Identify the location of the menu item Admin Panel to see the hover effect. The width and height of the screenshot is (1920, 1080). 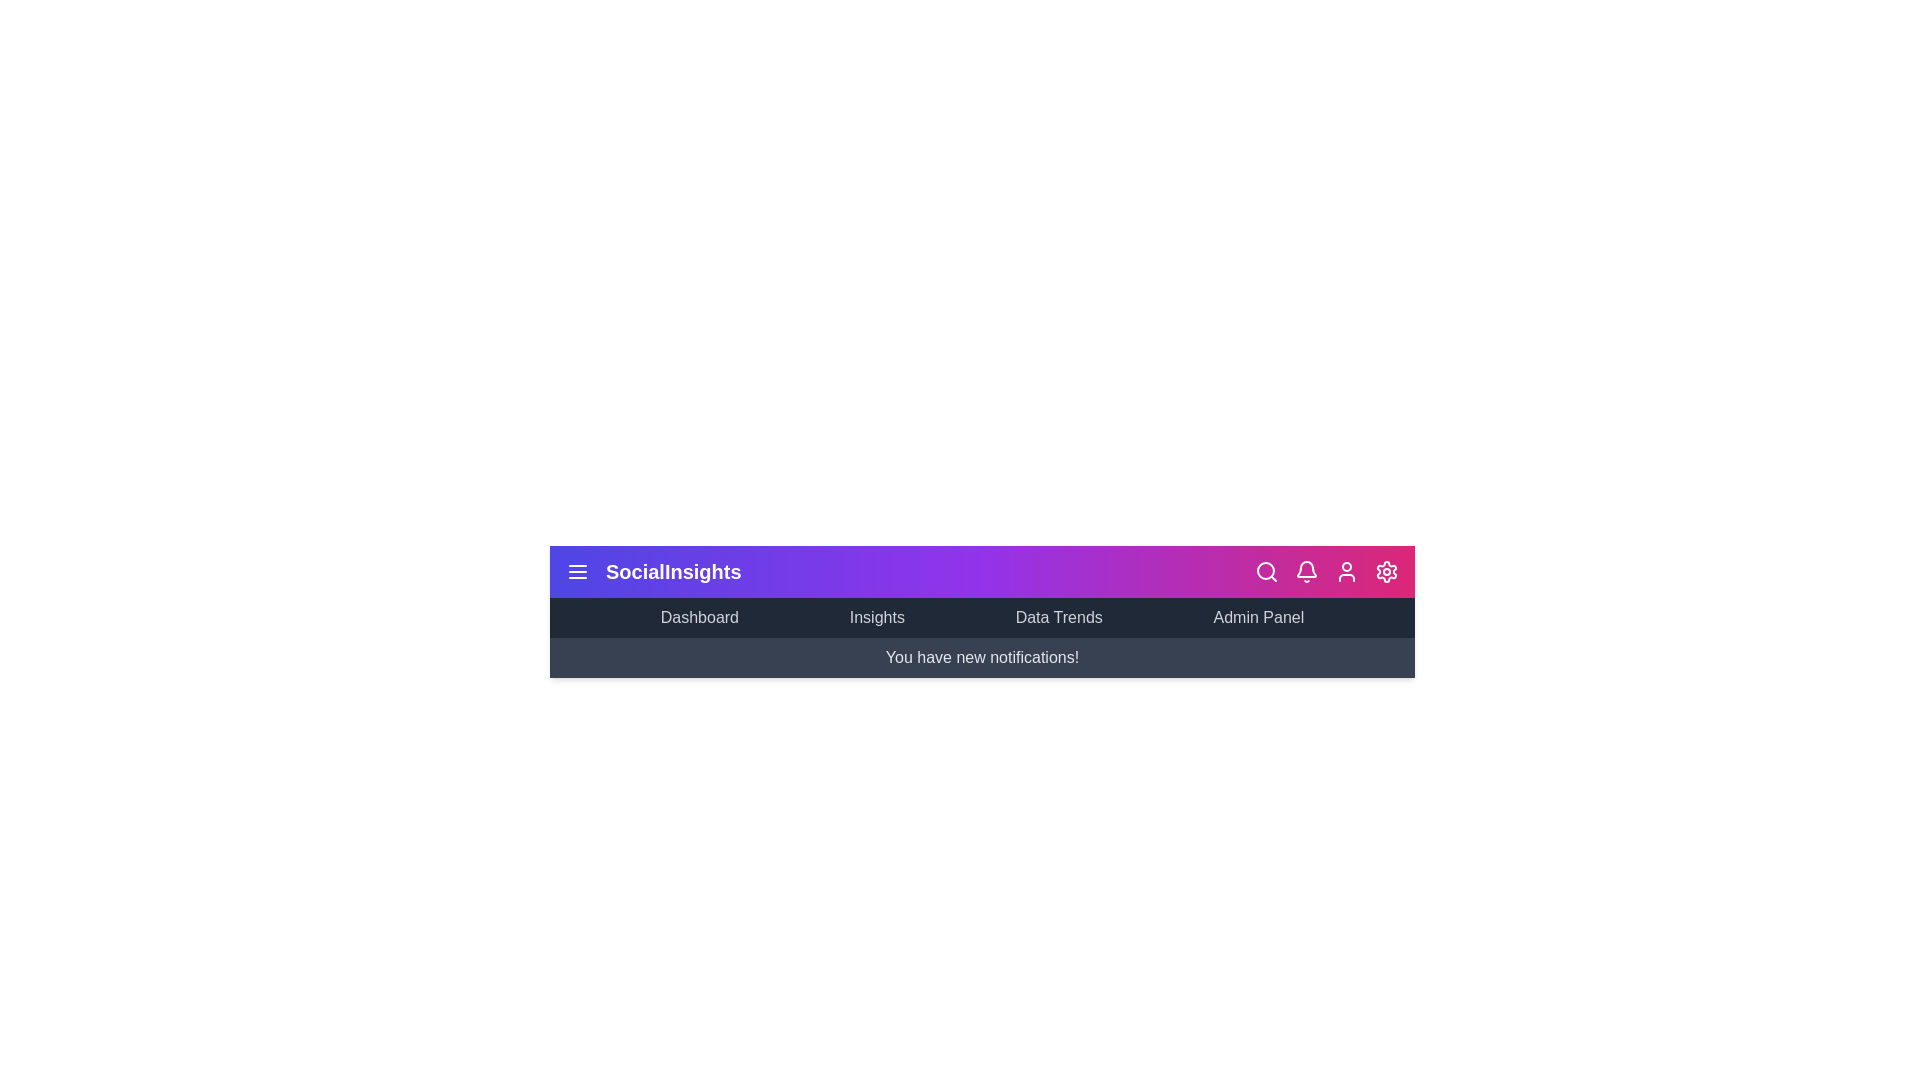
(1257, 616).